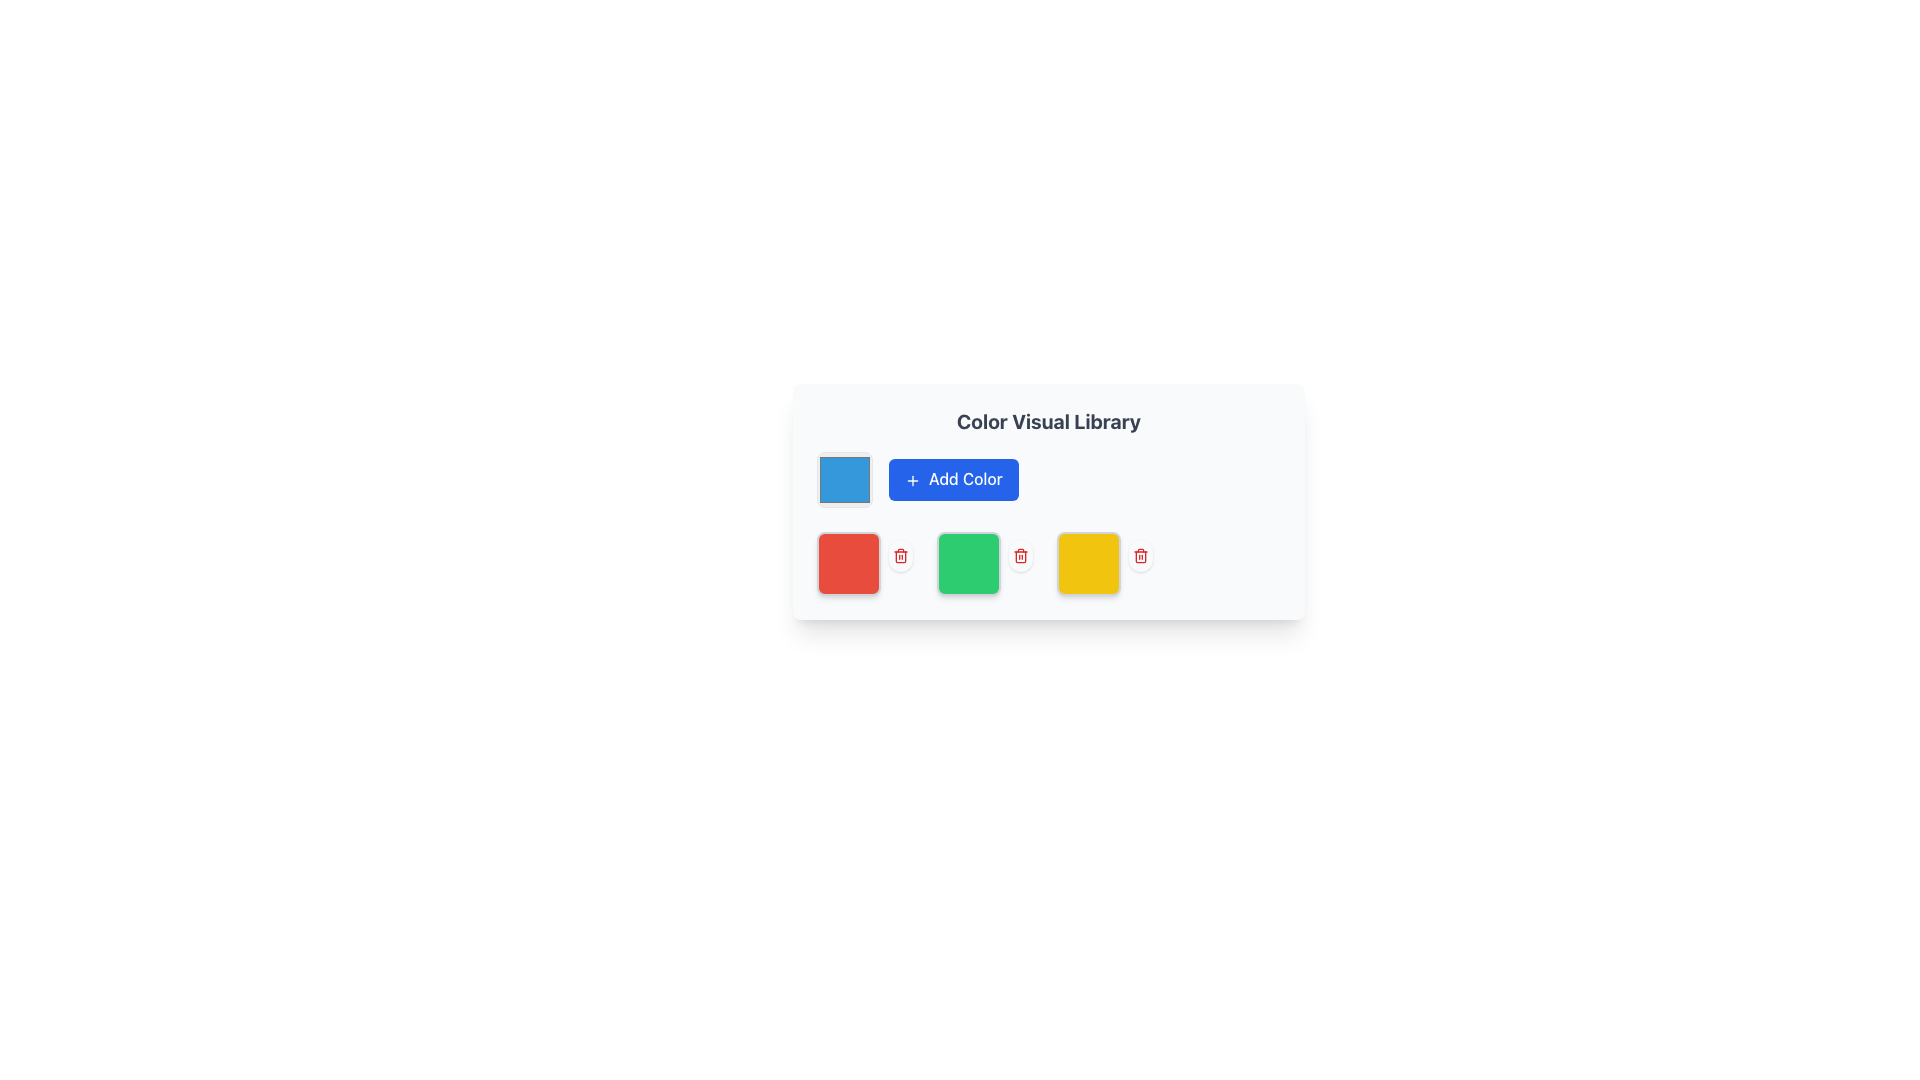 Image resolution: width=1920 pixels, height=1080 pixels. I want to click on the third colored tile in the 'Color Visual Library' grid, so click(988, 563).